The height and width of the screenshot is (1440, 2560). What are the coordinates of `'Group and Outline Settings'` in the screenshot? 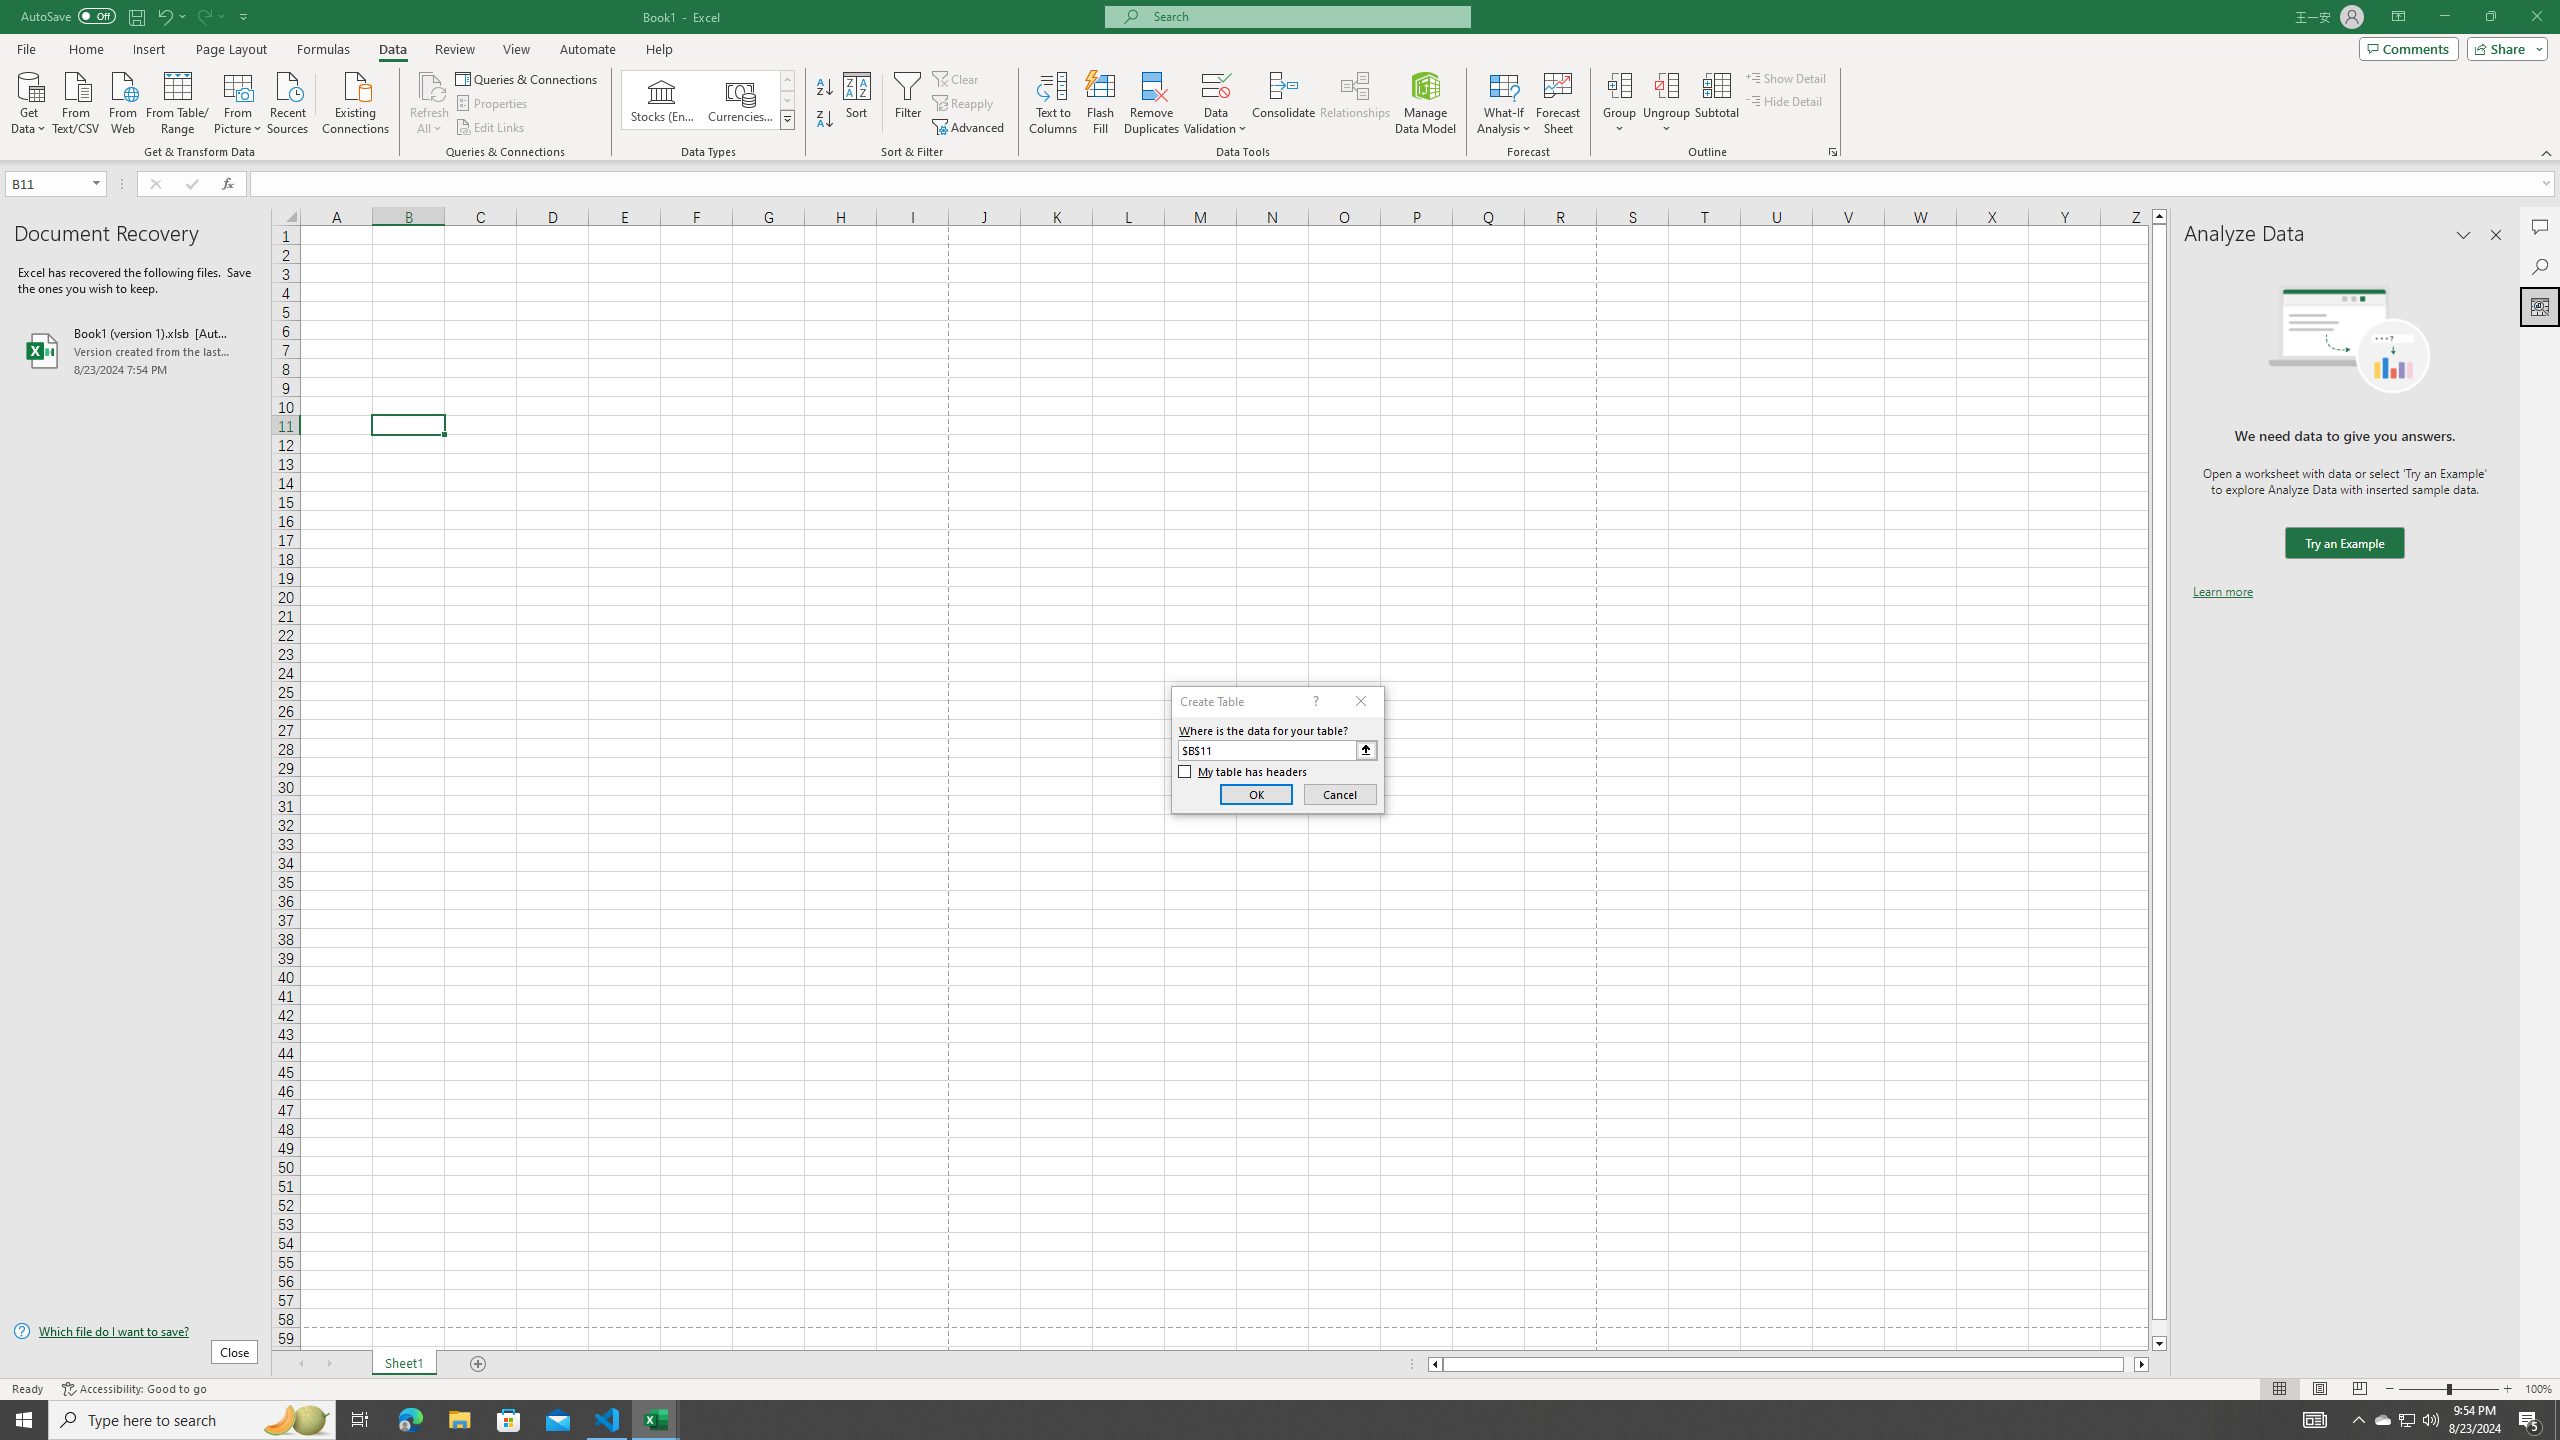 It's located at (1831, 150).